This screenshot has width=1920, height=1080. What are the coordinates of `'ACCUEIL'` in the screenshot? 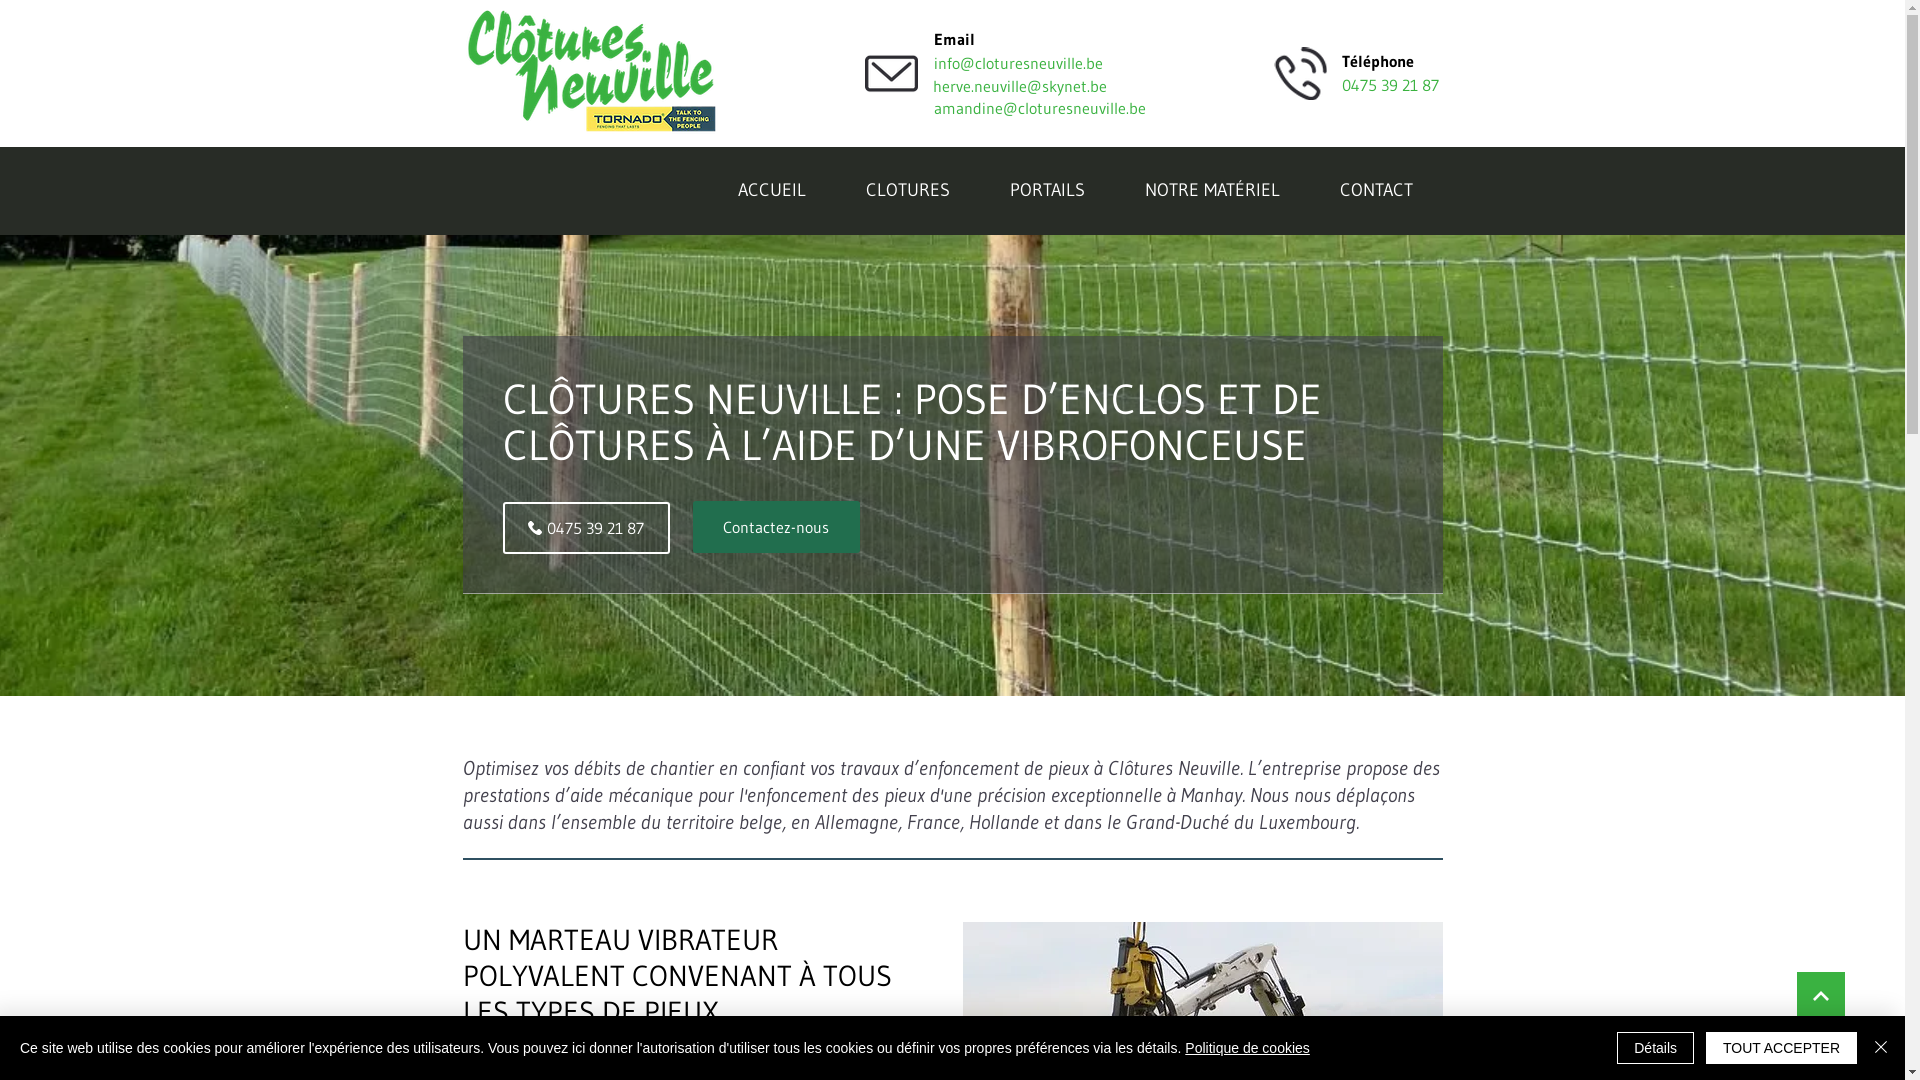 It's located at (771, 192).